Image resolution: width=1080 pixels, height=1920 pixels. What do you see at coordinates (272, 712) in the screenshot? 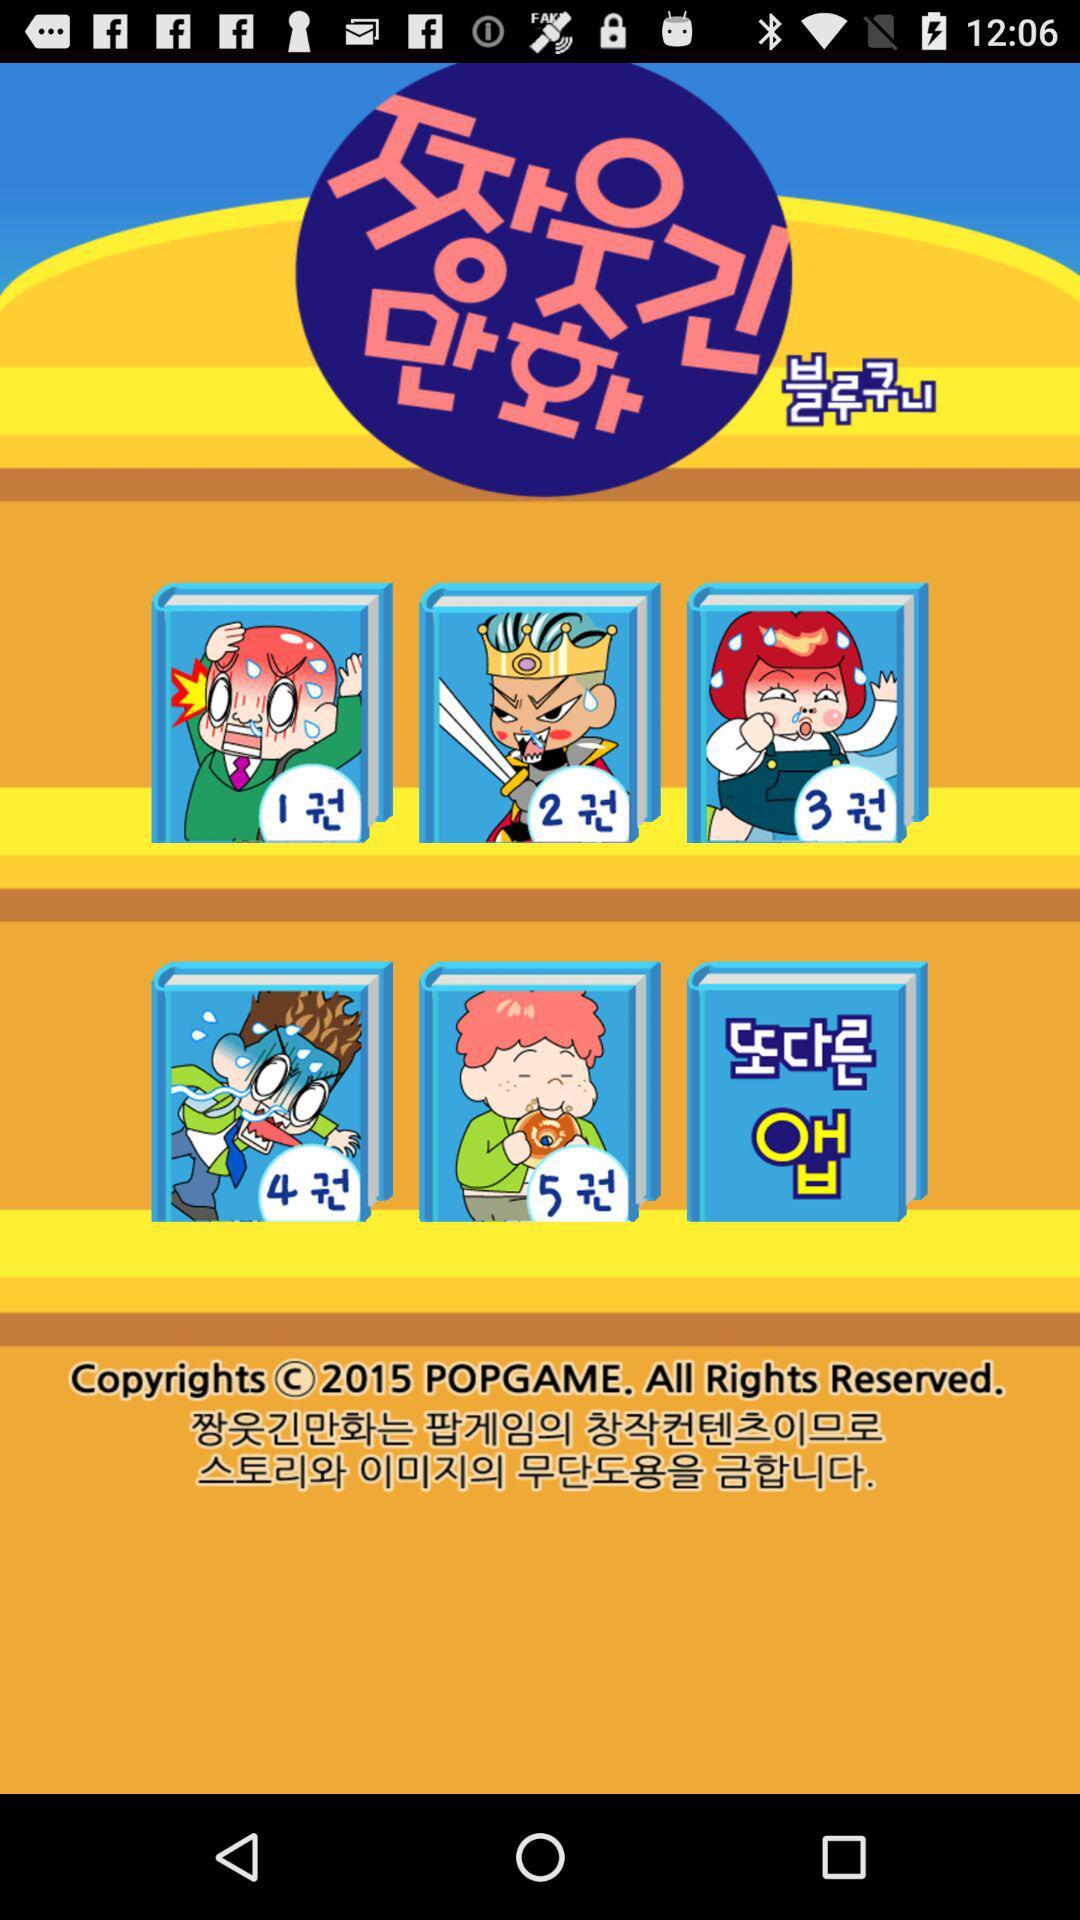
I see `a game` at bounding box center [272, 712].